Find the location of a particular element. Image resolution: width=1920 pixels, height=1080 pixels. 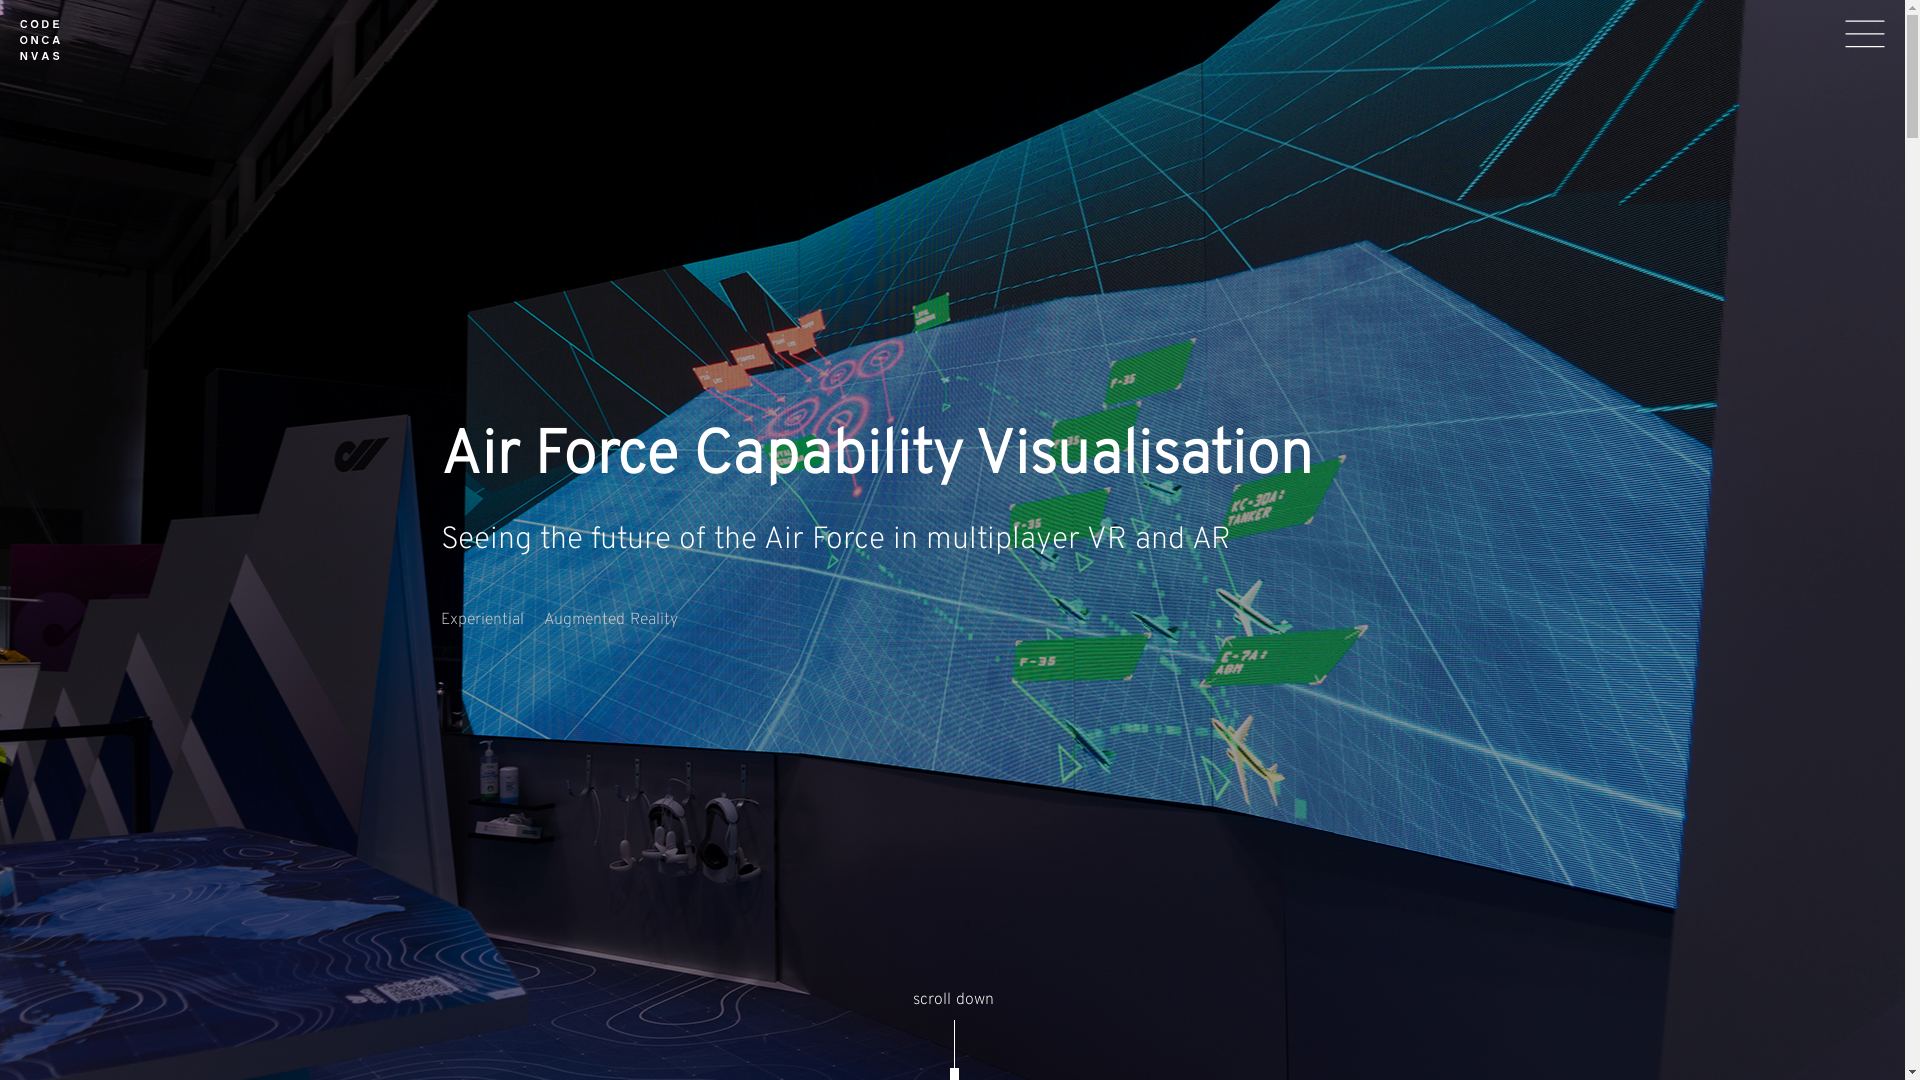

'Experiential' is located at coordinates (481, 619).